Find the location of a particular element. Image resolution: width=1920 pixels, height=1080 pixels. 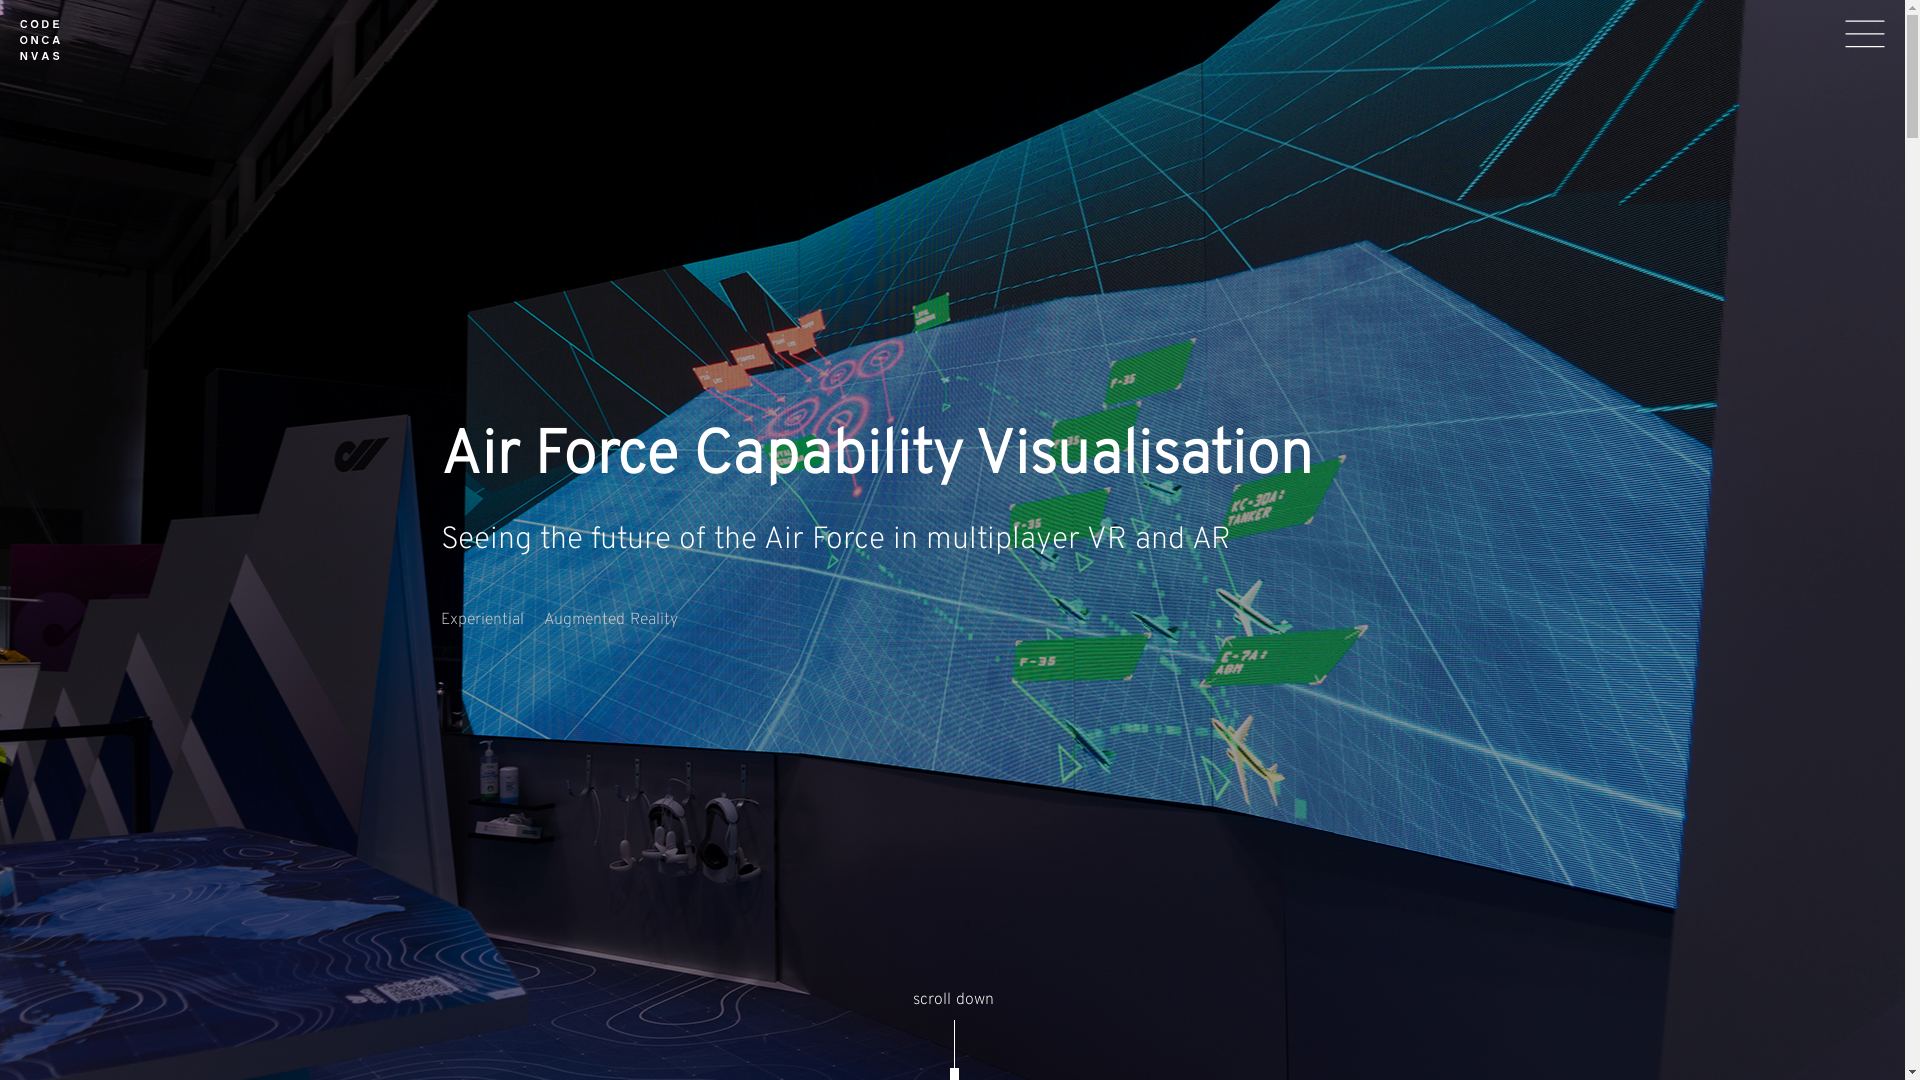

'Experiential' is located at coordinates (481, 619).